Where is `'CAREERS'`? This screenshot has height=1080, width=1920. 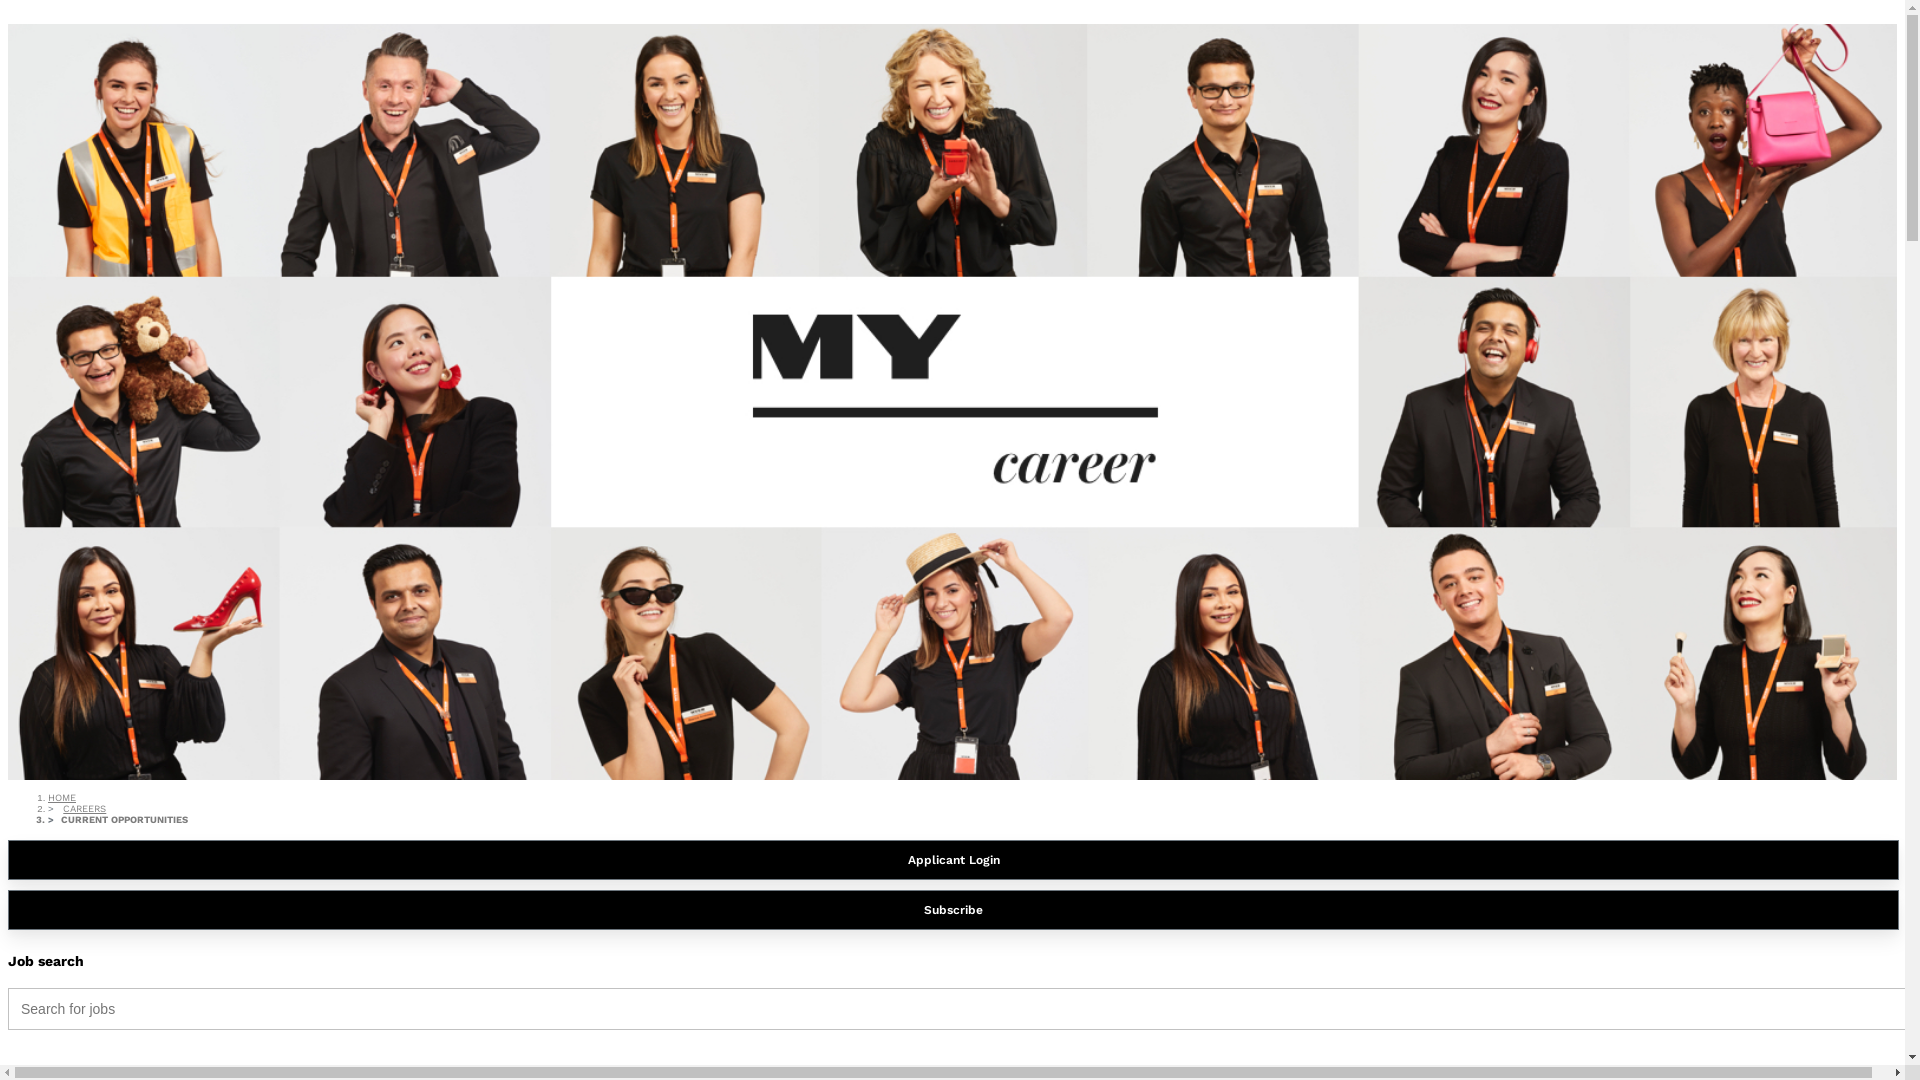 'CAREERS' is located at coordinates (83, 807).